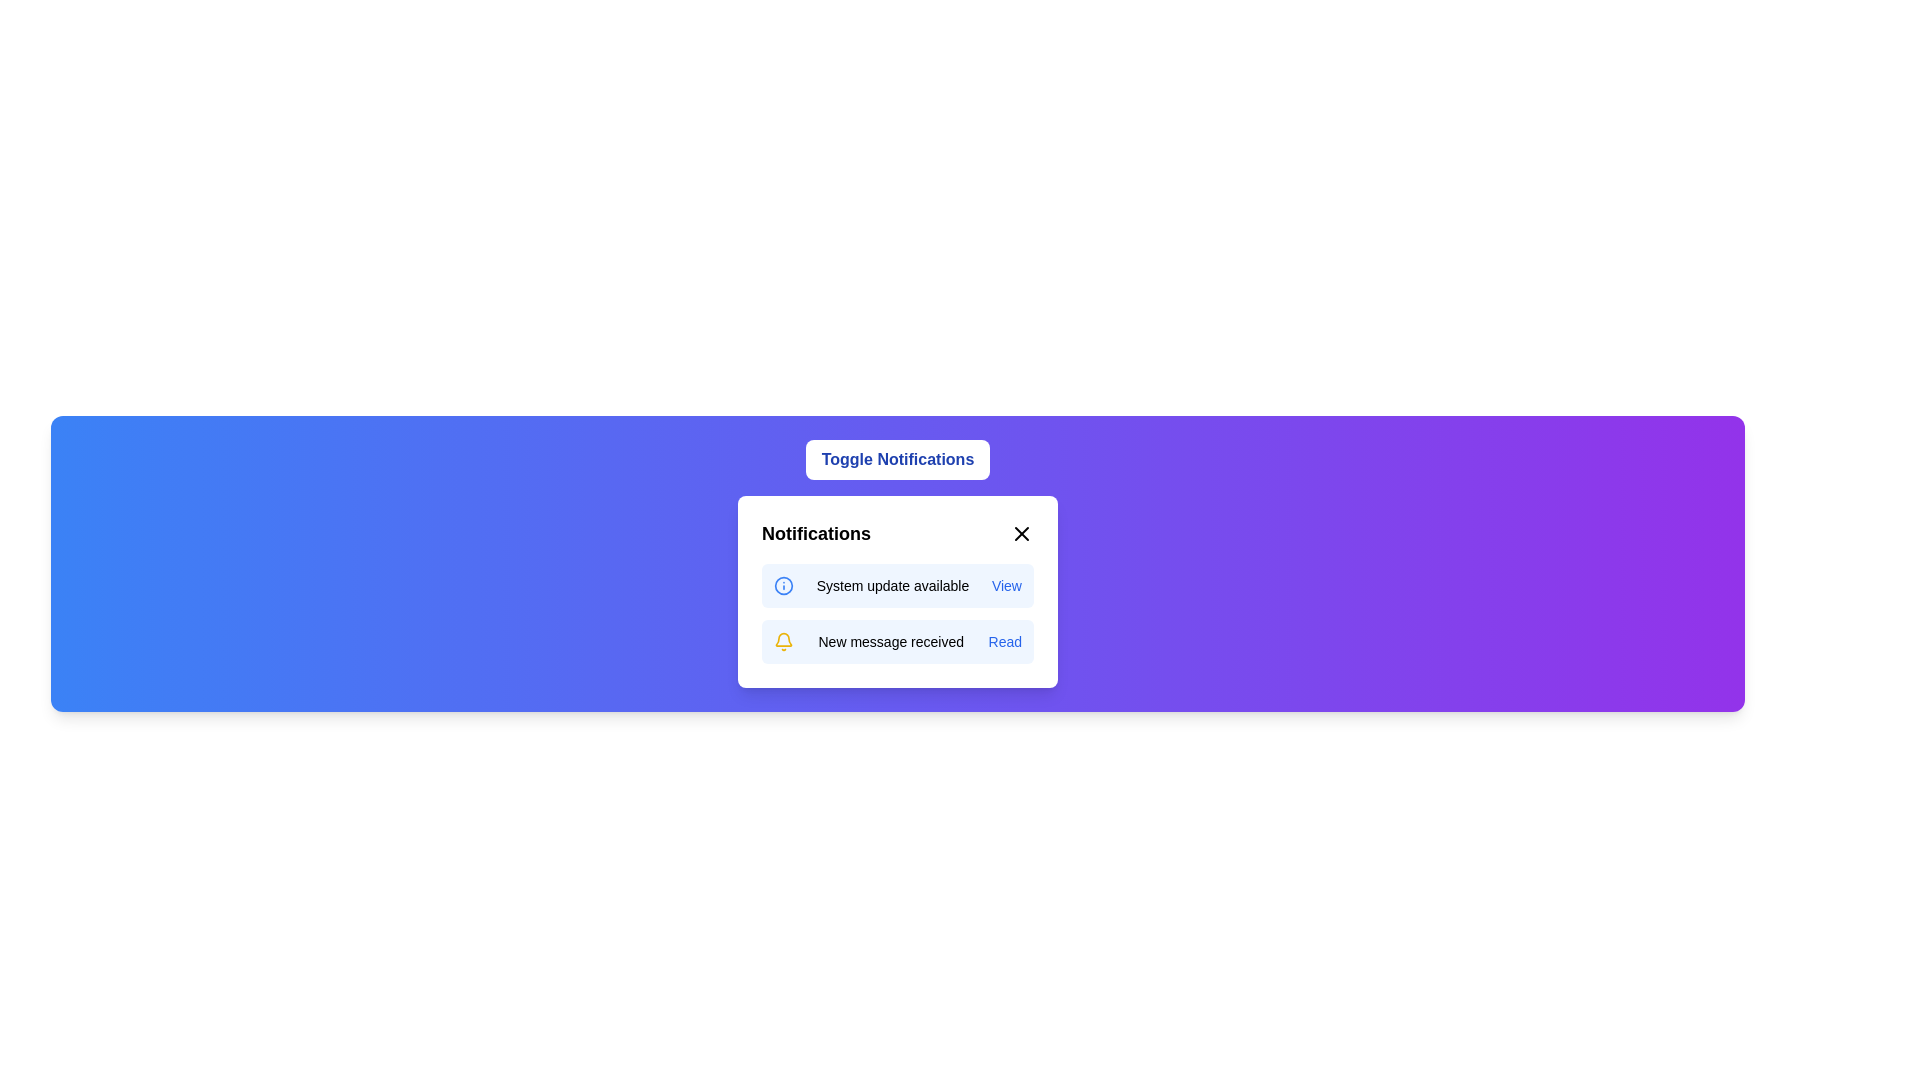 This screenshot has width=1920, height=1080. Describe the element at coordinates (896, 585) in the screenshot. I see `the notification item that informs the user about an available system update` at that location.